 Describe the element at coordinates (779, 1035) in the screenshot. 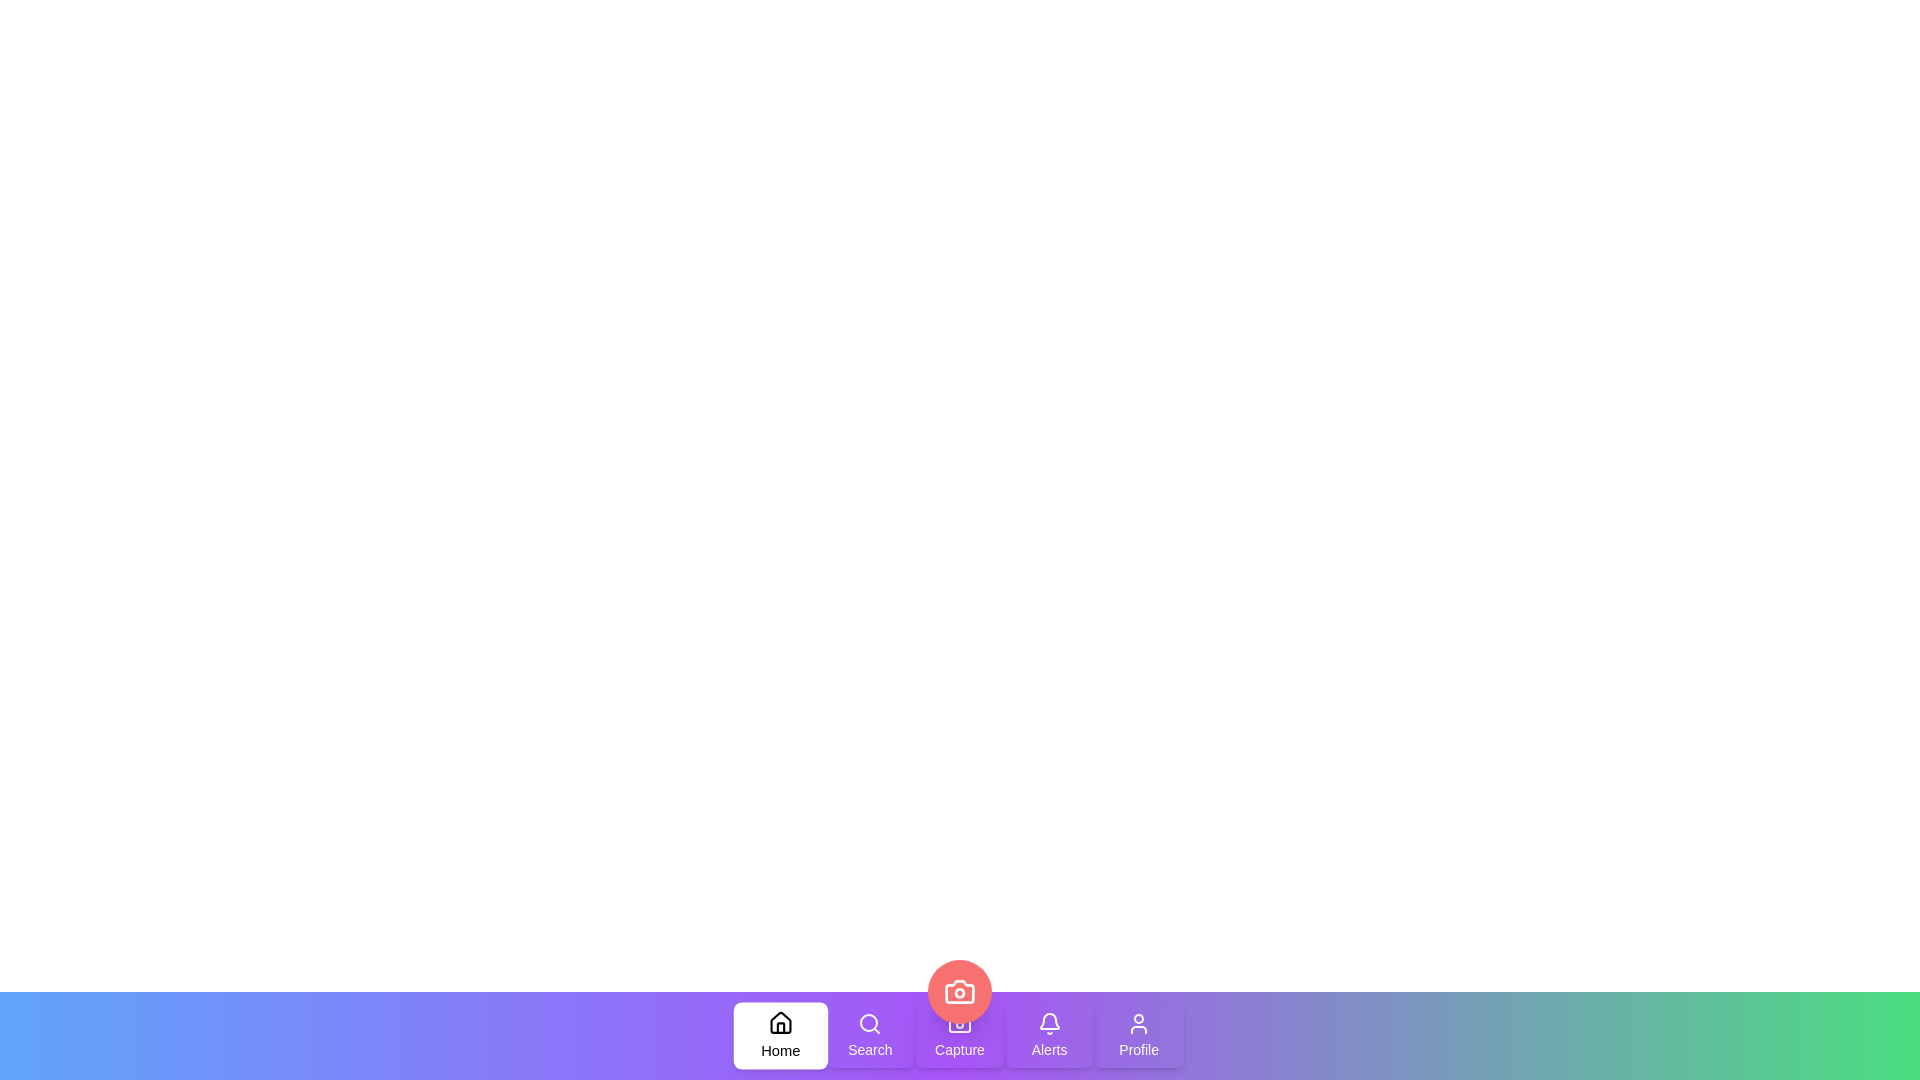

I see `the Home tab to activate it` at that location.